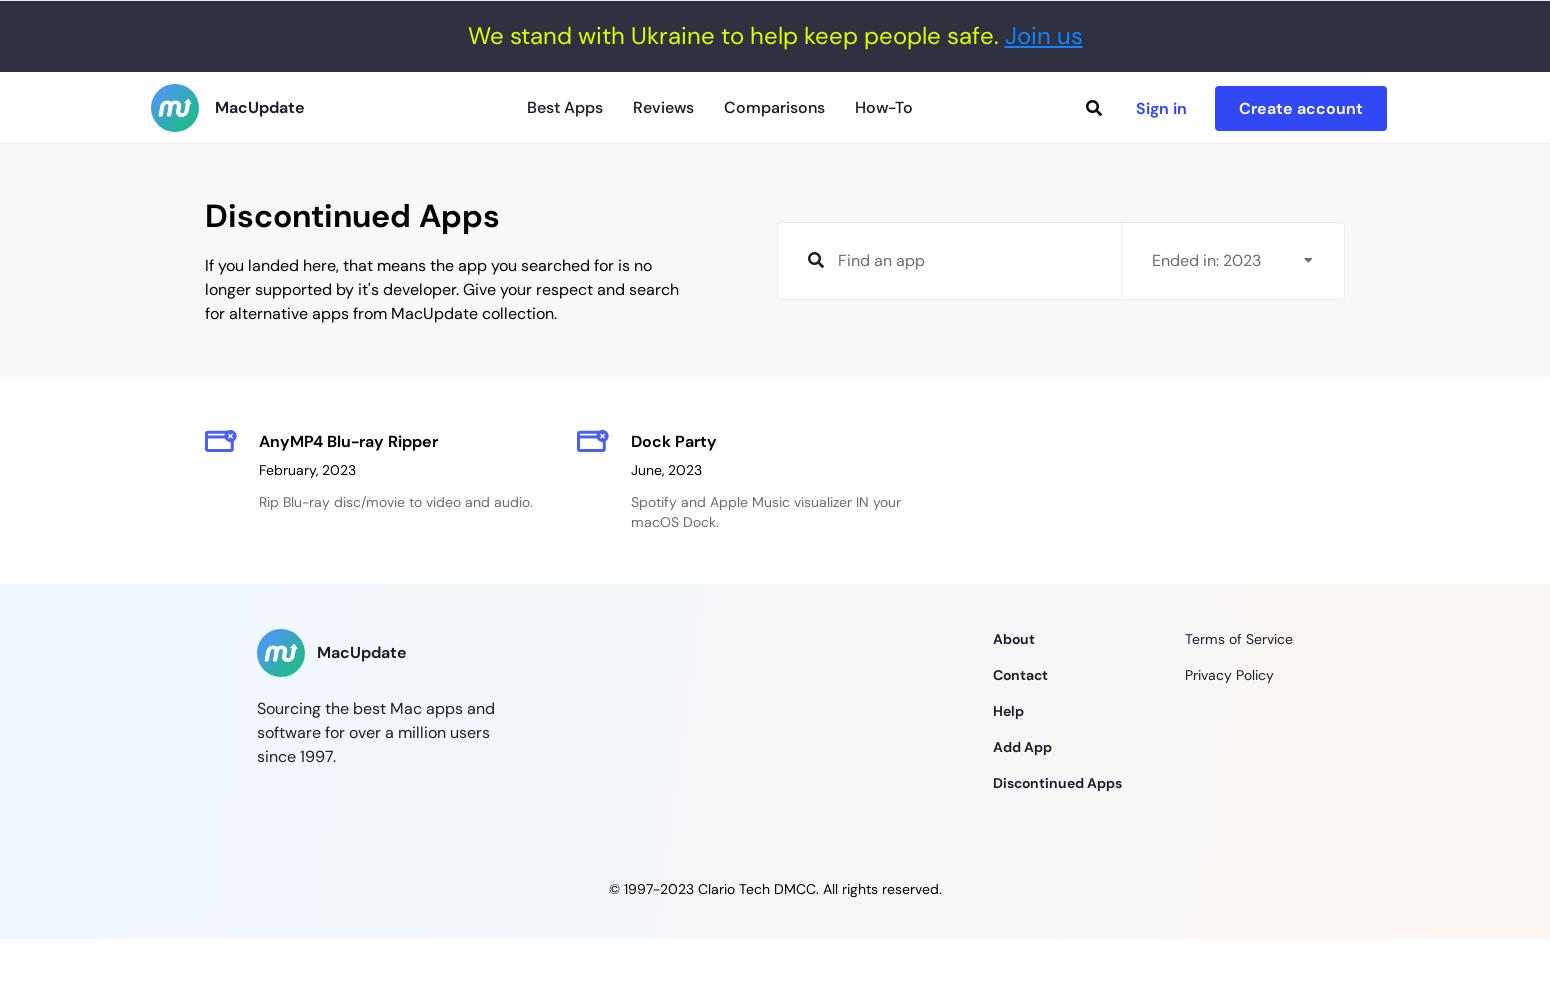  What do you see at coordinates (774, 105) in the screenshot?
I see `'Comparisons'` at bounding box center [774, 105].